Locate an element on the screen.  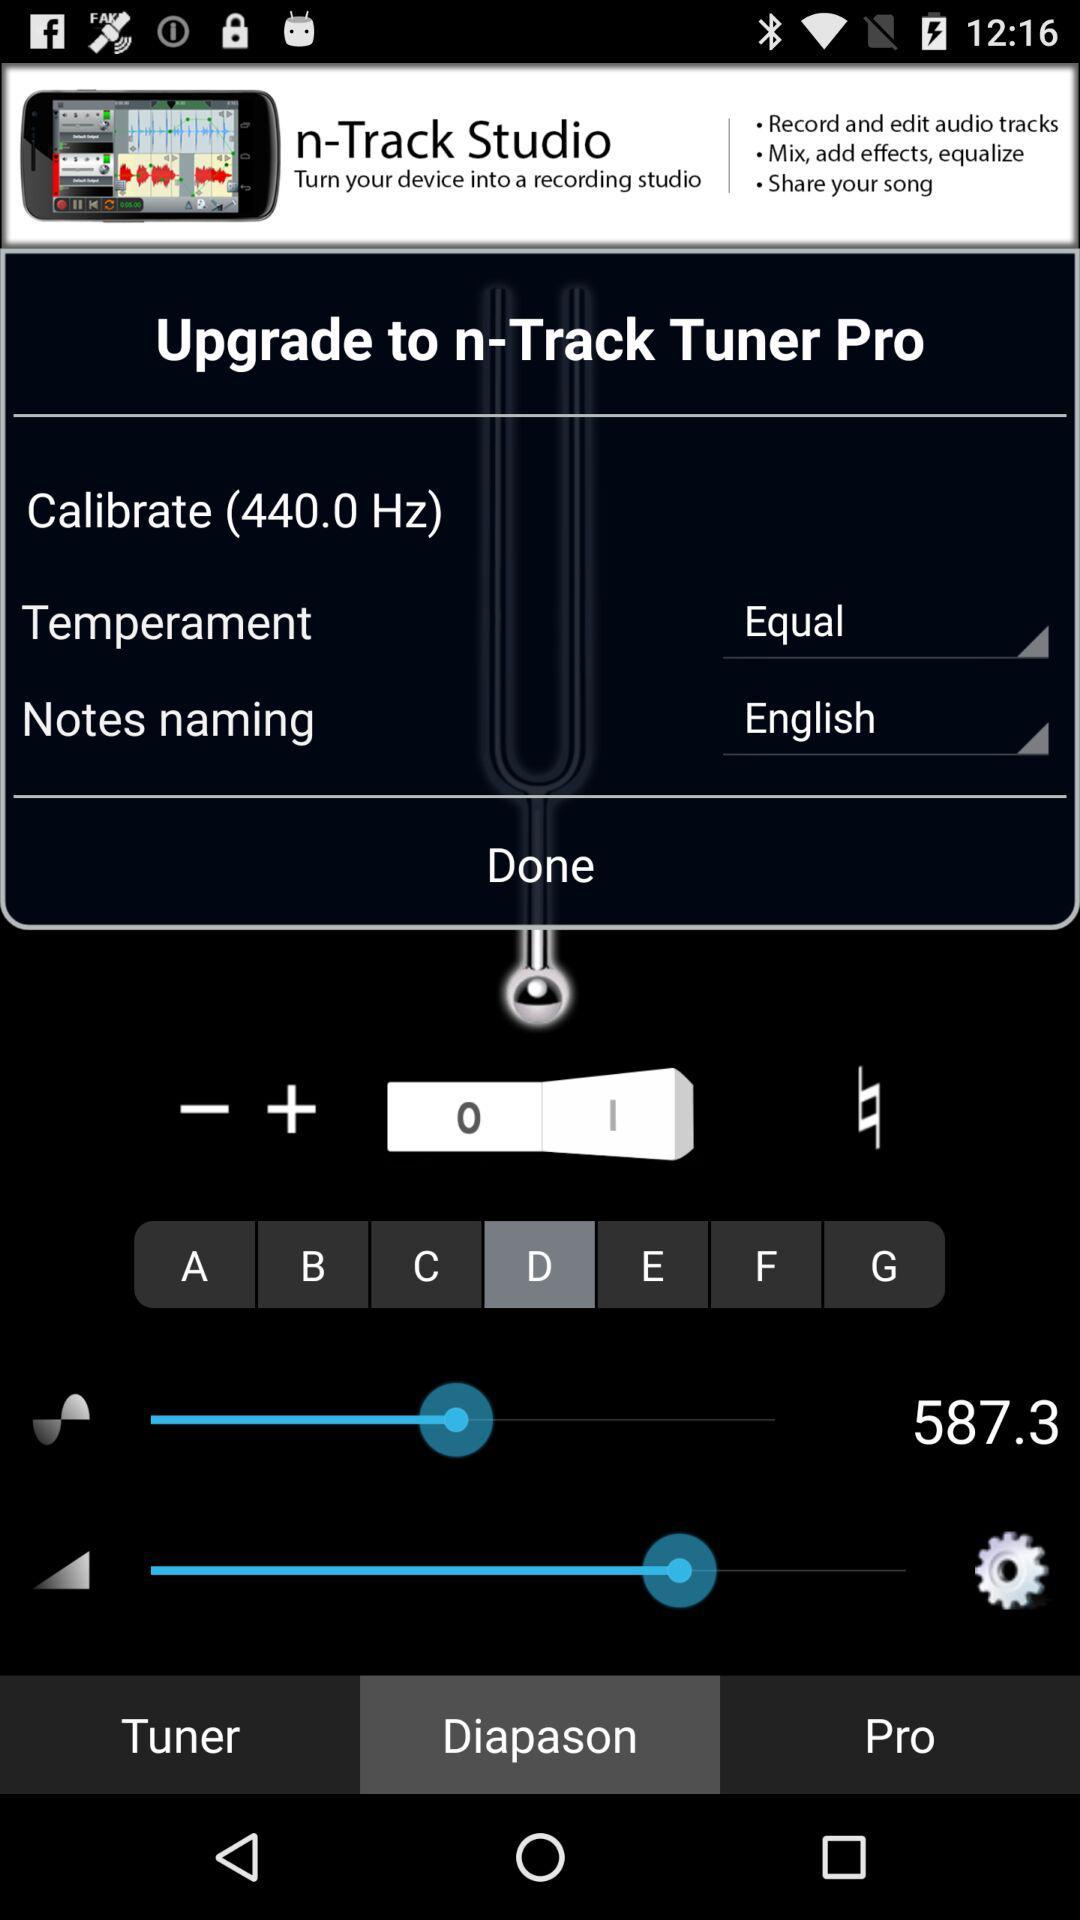
item next to g is located at coordinates (765, 1263).